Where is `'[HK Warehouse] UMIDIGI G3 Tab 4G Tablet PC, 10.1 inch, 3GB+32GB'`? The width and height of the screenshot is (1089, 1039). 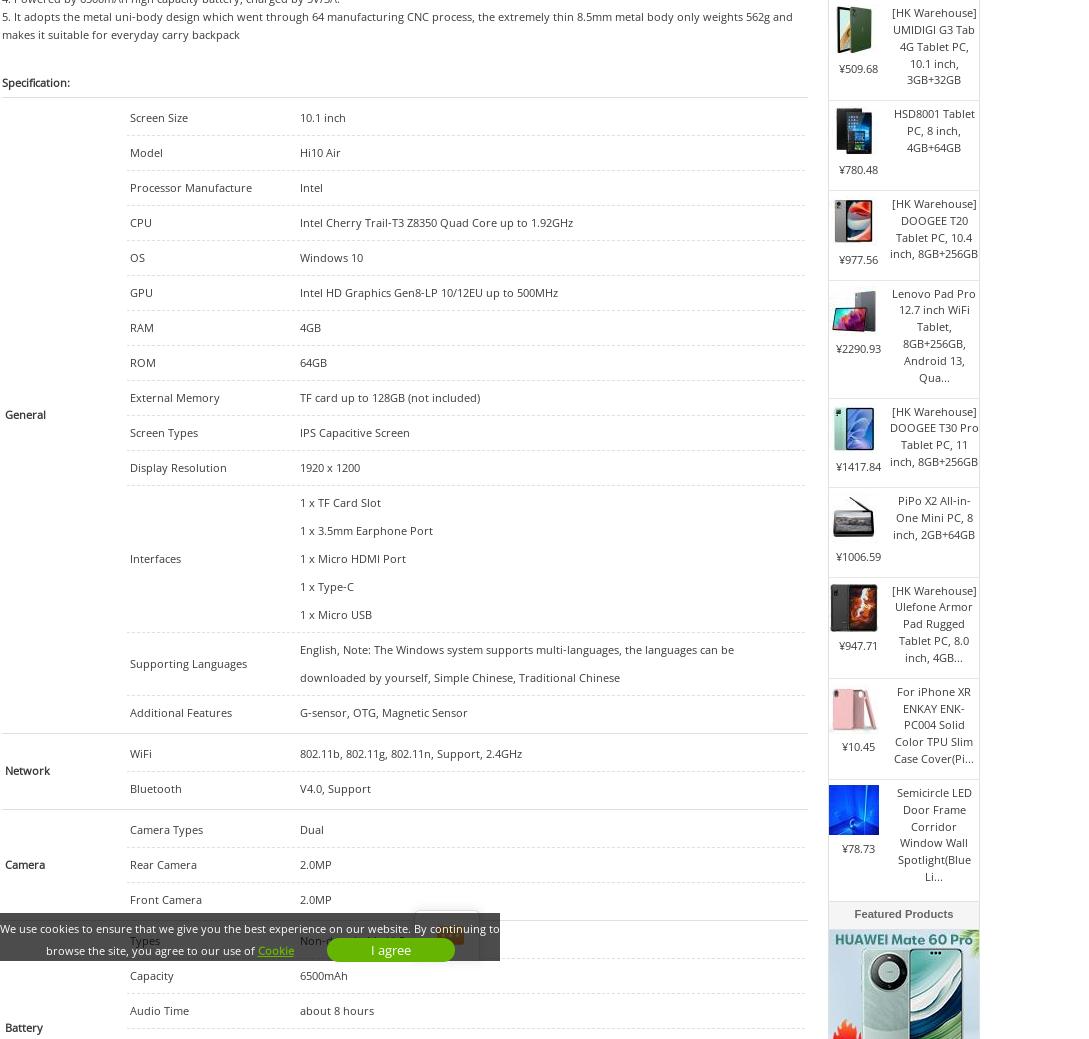 '[HK Warehouse] UMIDIGI G3 Tab 4G Tablet PC, 10.1 inch, 3GB+32GB' is located at coordinates (932, 45).